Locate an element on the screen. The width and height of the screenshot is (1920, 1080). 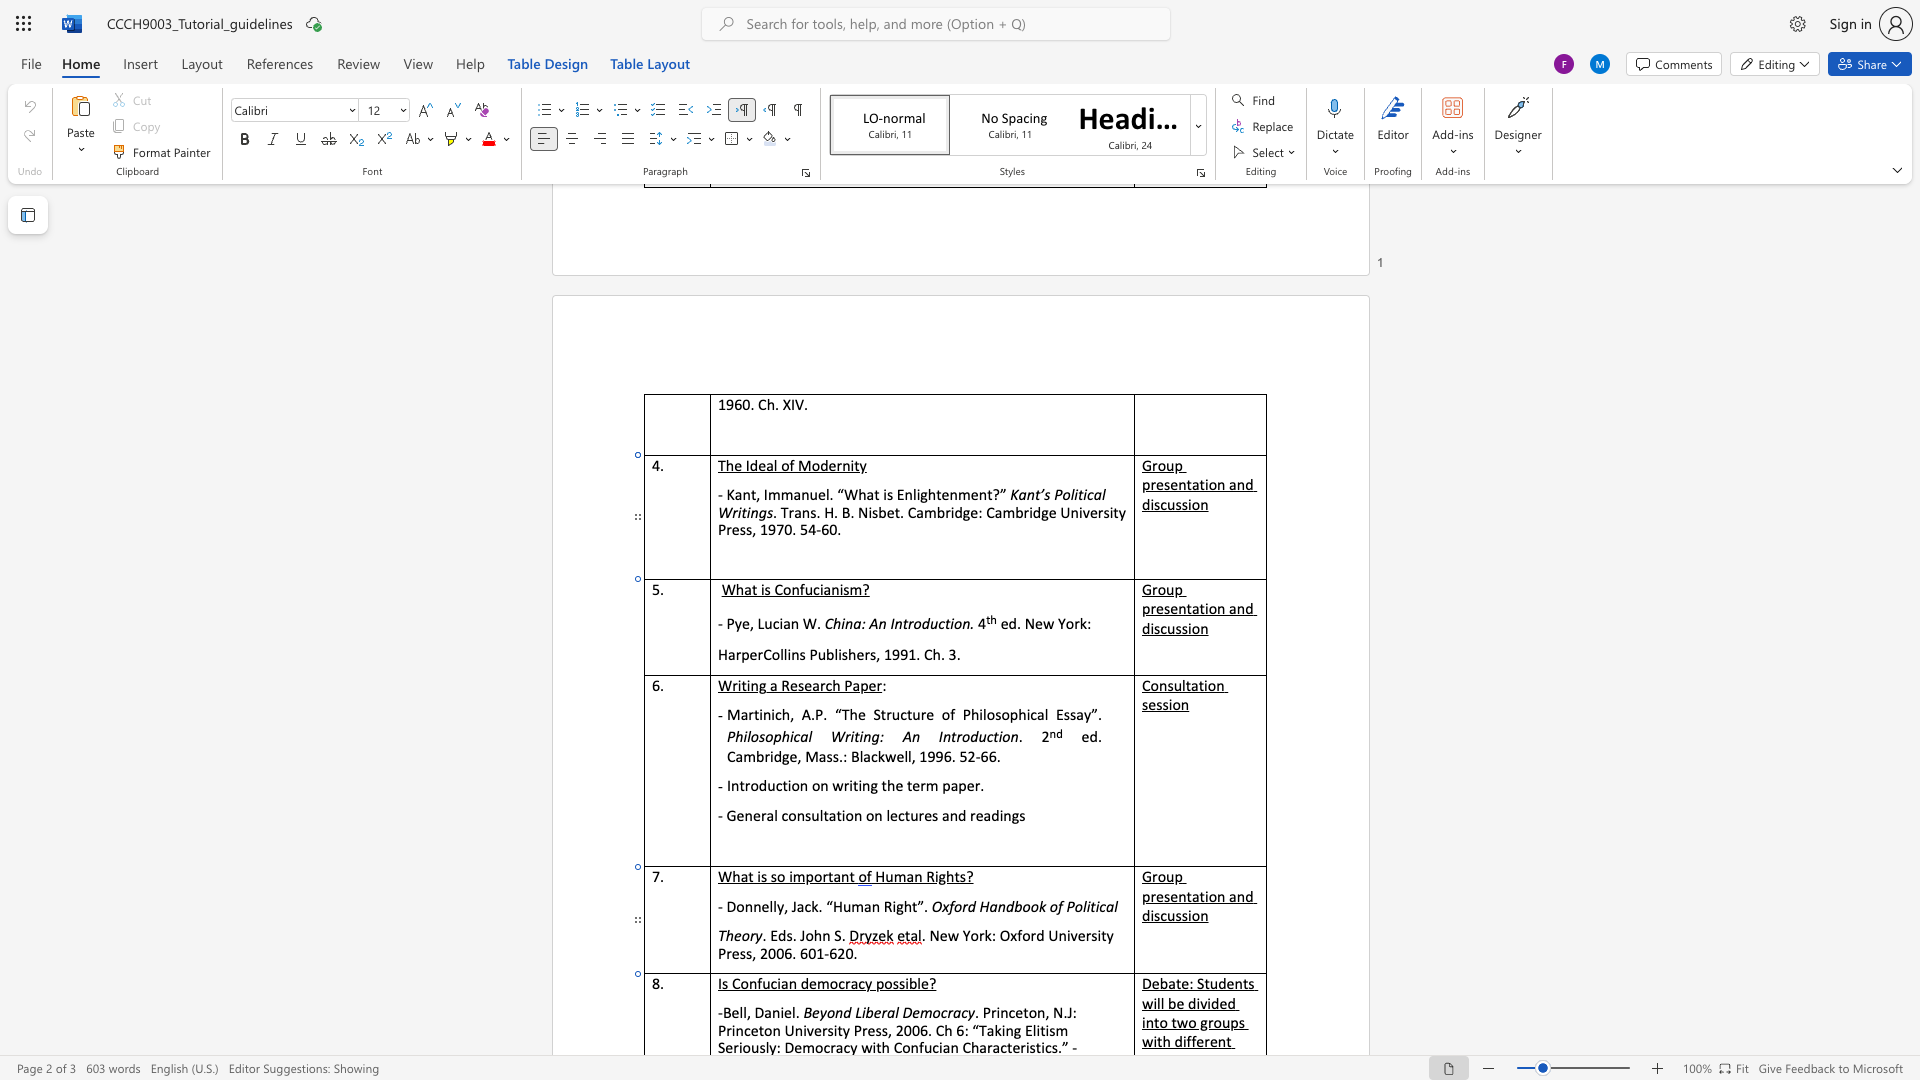
the 1th character "d" in the text is located at coordinates (1012, 622).